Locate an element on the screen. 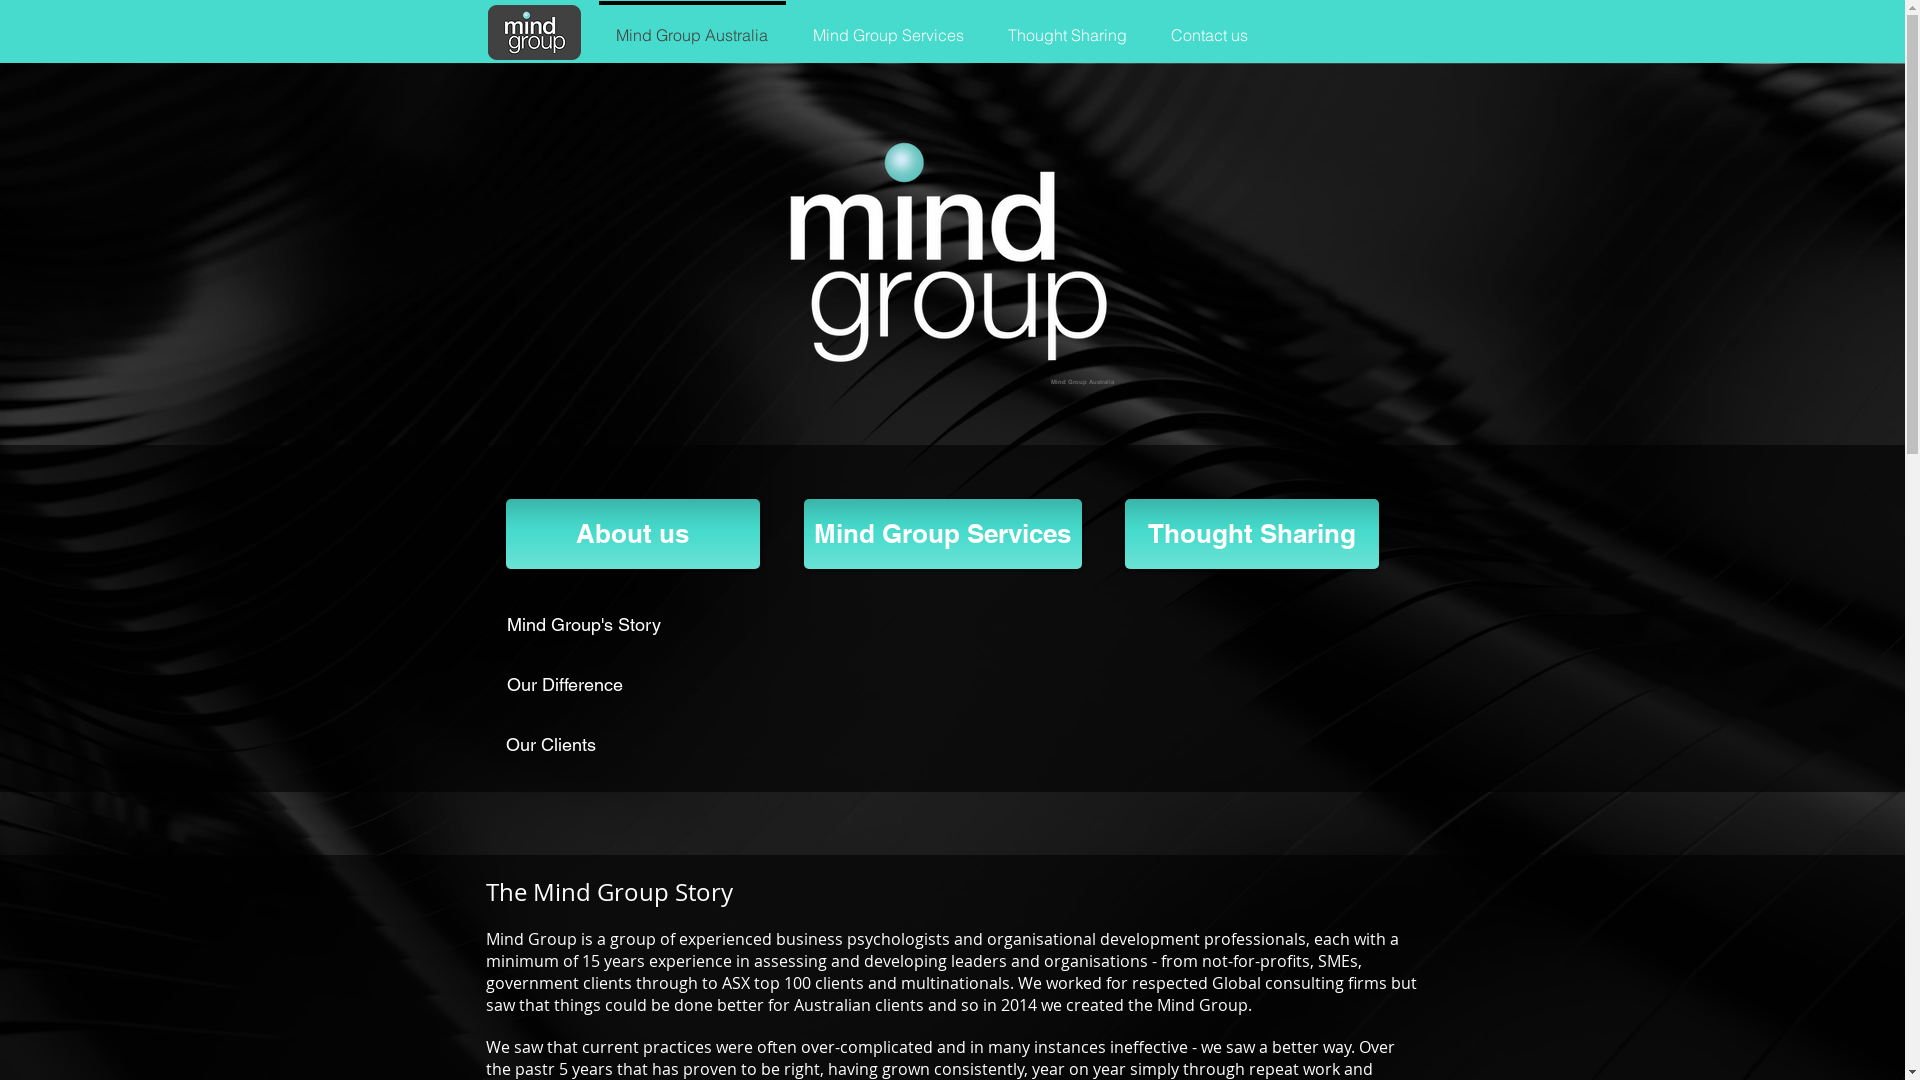 Image resolution: width=1920 pixels, height=1080 pixels. 'Thought Sharing' is located at coordinates (1250, 532).